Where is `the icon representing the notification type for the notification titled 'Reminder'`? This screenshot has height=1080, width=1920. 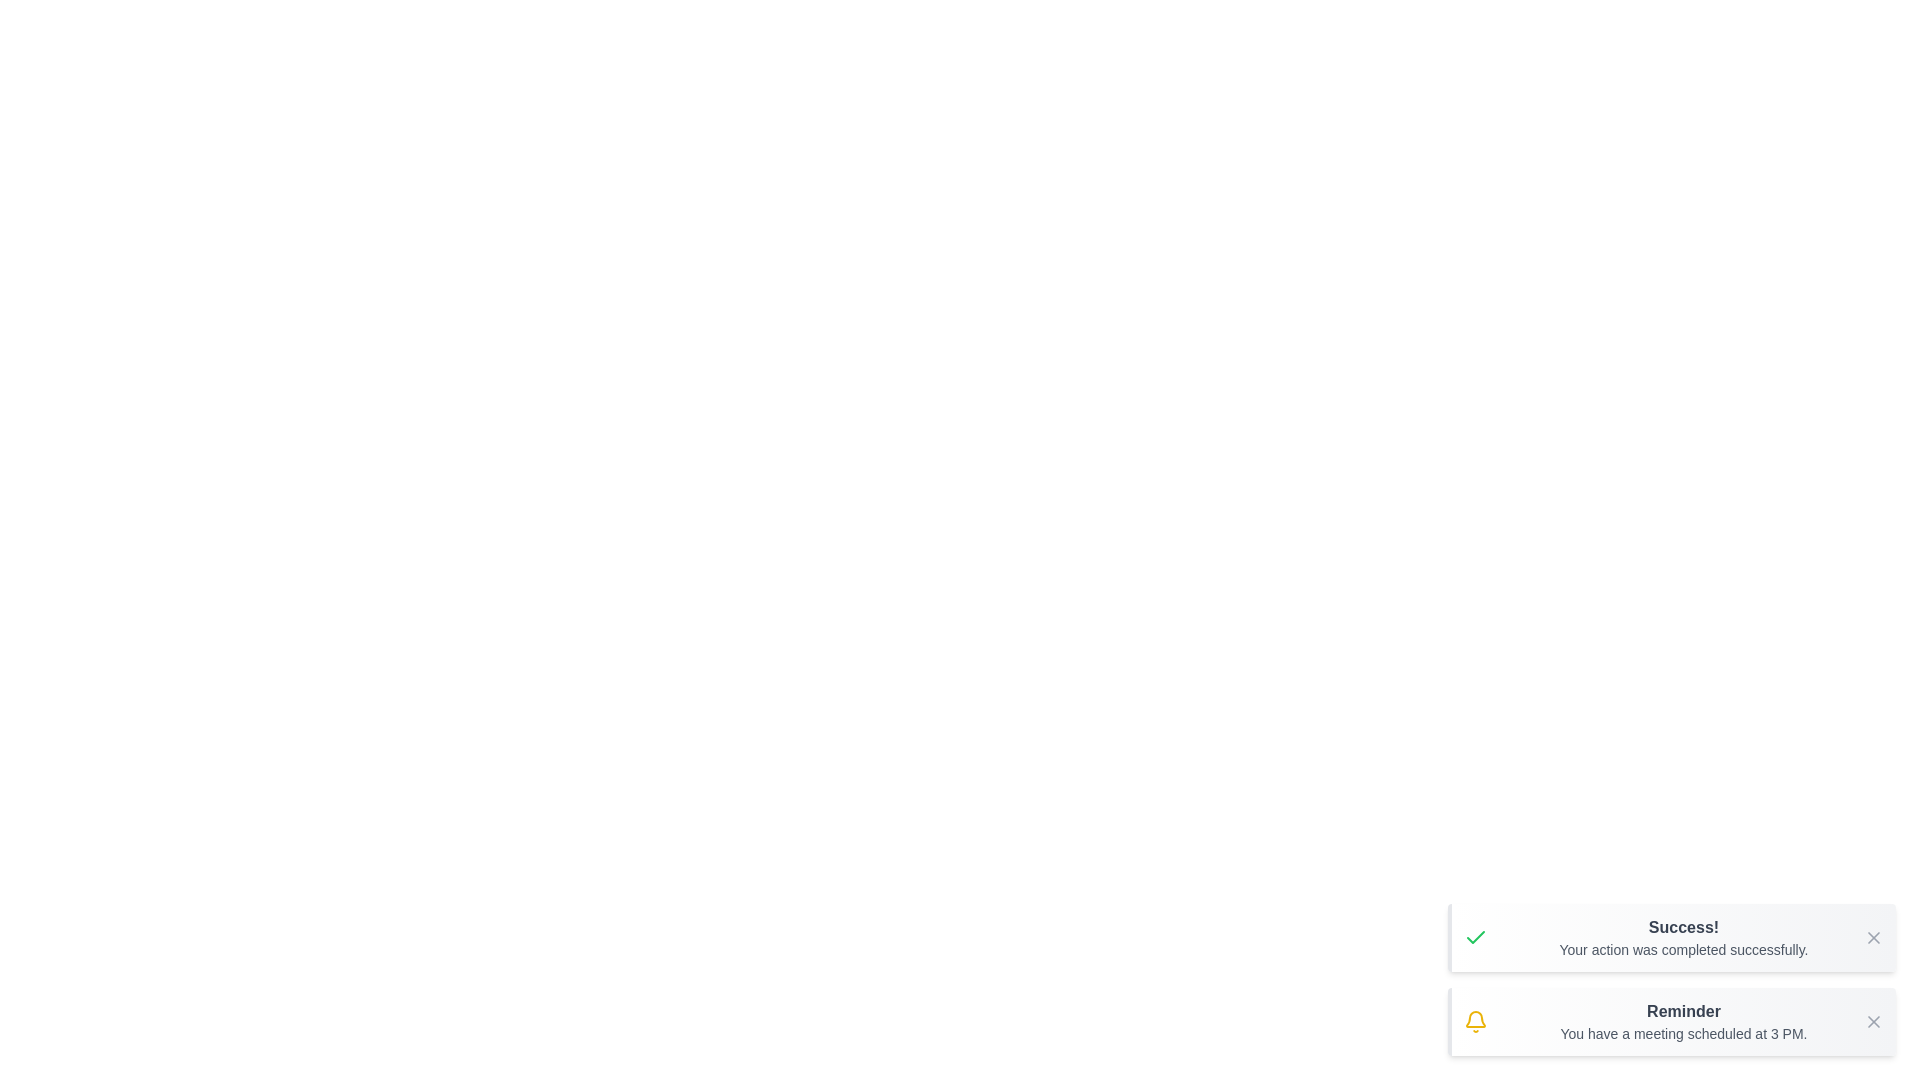
the icon representing the notification type for the notification titled 'Reminder' is located at coordinates (1476, 1022).